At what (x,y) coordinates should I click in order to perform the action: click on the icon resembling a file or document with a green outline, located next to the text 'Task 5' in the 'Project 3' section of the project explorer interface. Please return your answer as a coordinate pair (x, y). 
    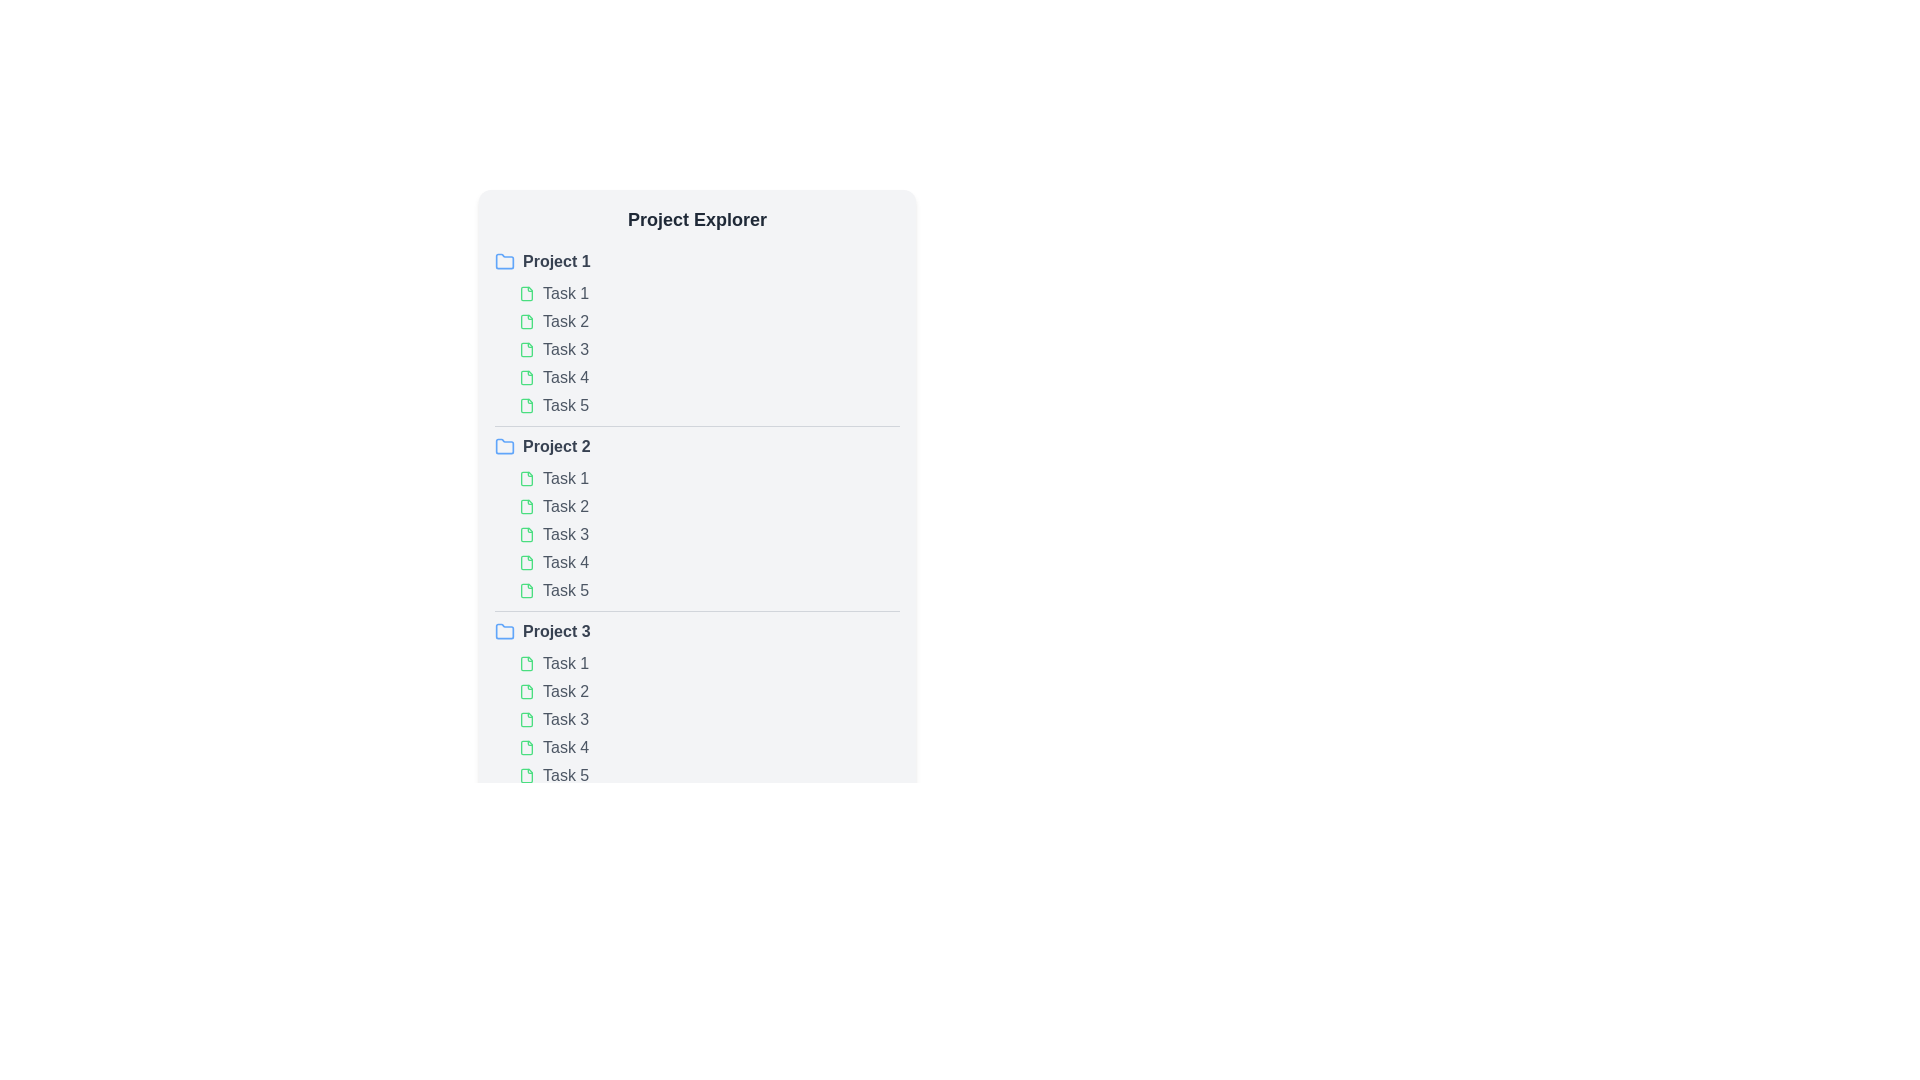
    Looking at the image, I should click on (527, 774).